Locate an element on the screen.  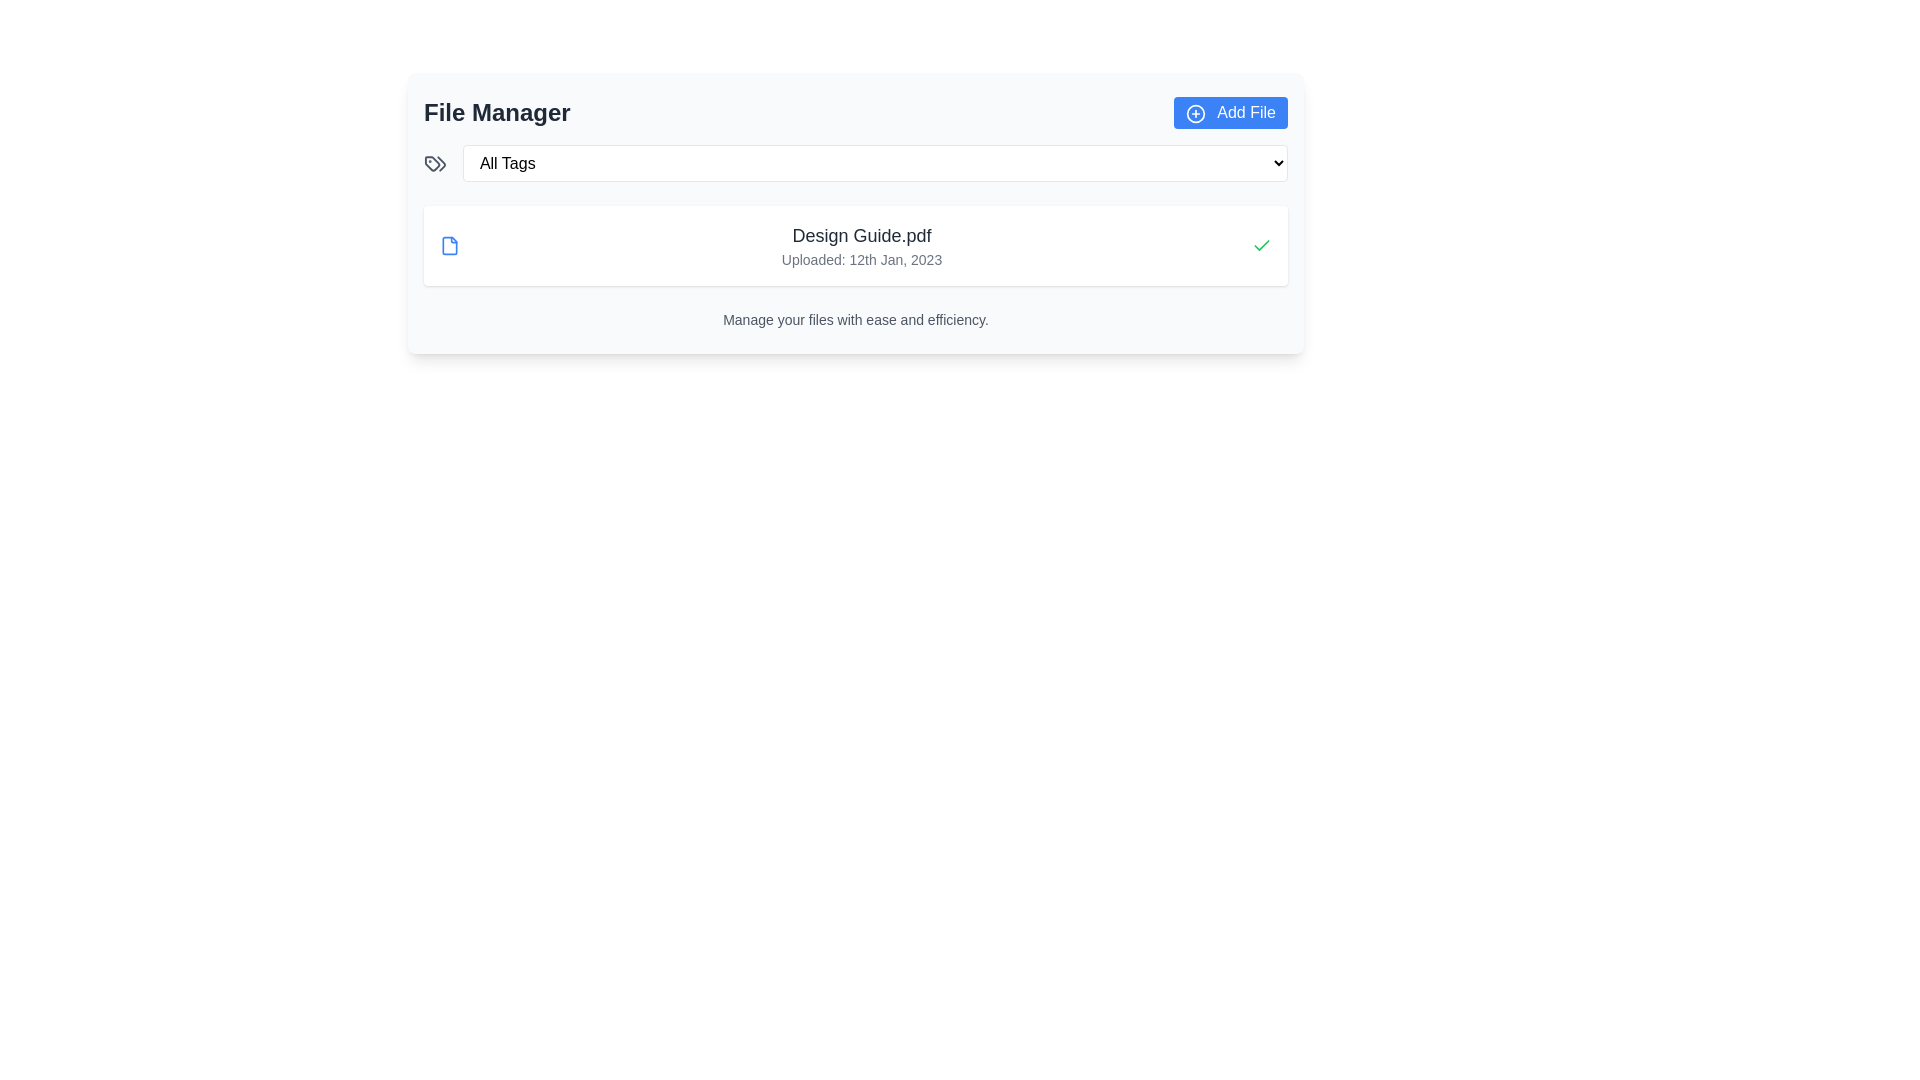
the small grayish tag icon located to the left of the text label 'All Tags' is located at coordinates (434, 162).